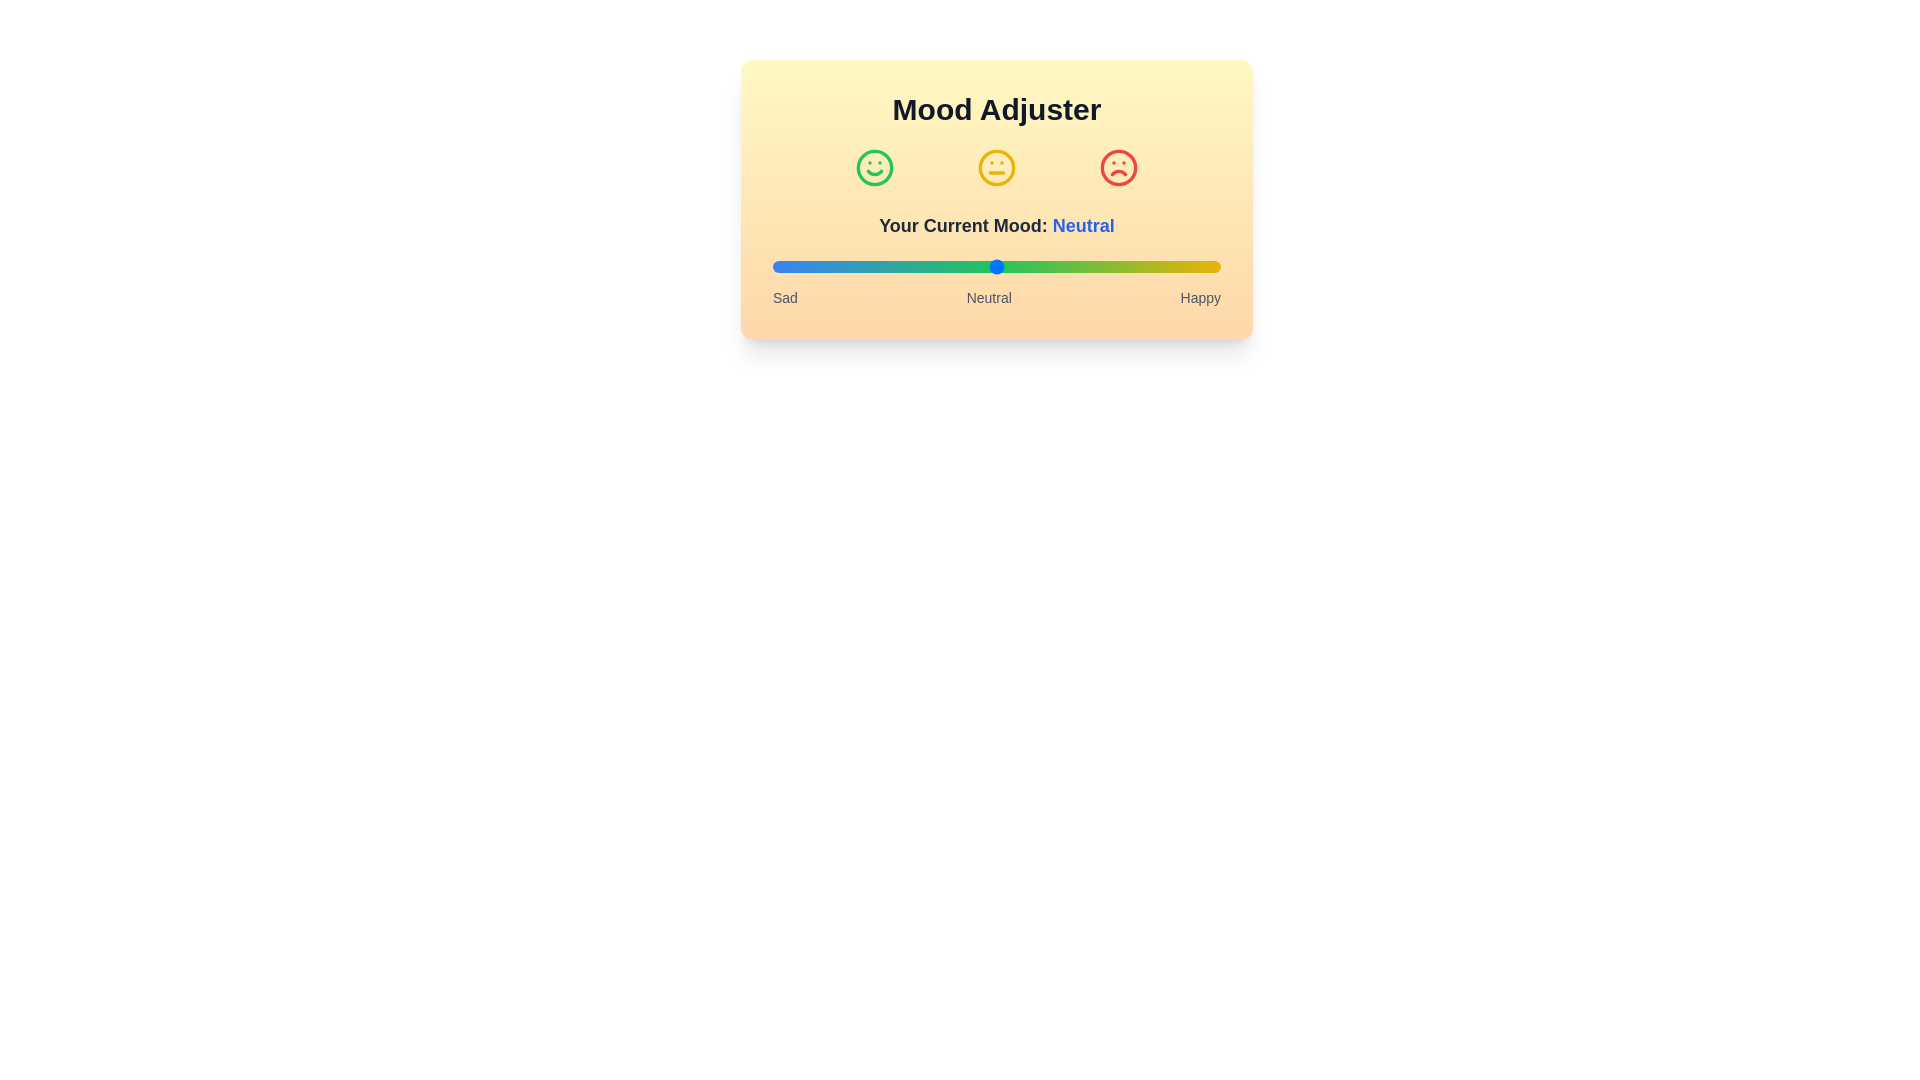 This screenshot has width=1920, height=1080. Describe the element at coordinates (1090, 265) in the screenshot. I see `the slider to a specific value 71 to observe the mood label change` at that location.